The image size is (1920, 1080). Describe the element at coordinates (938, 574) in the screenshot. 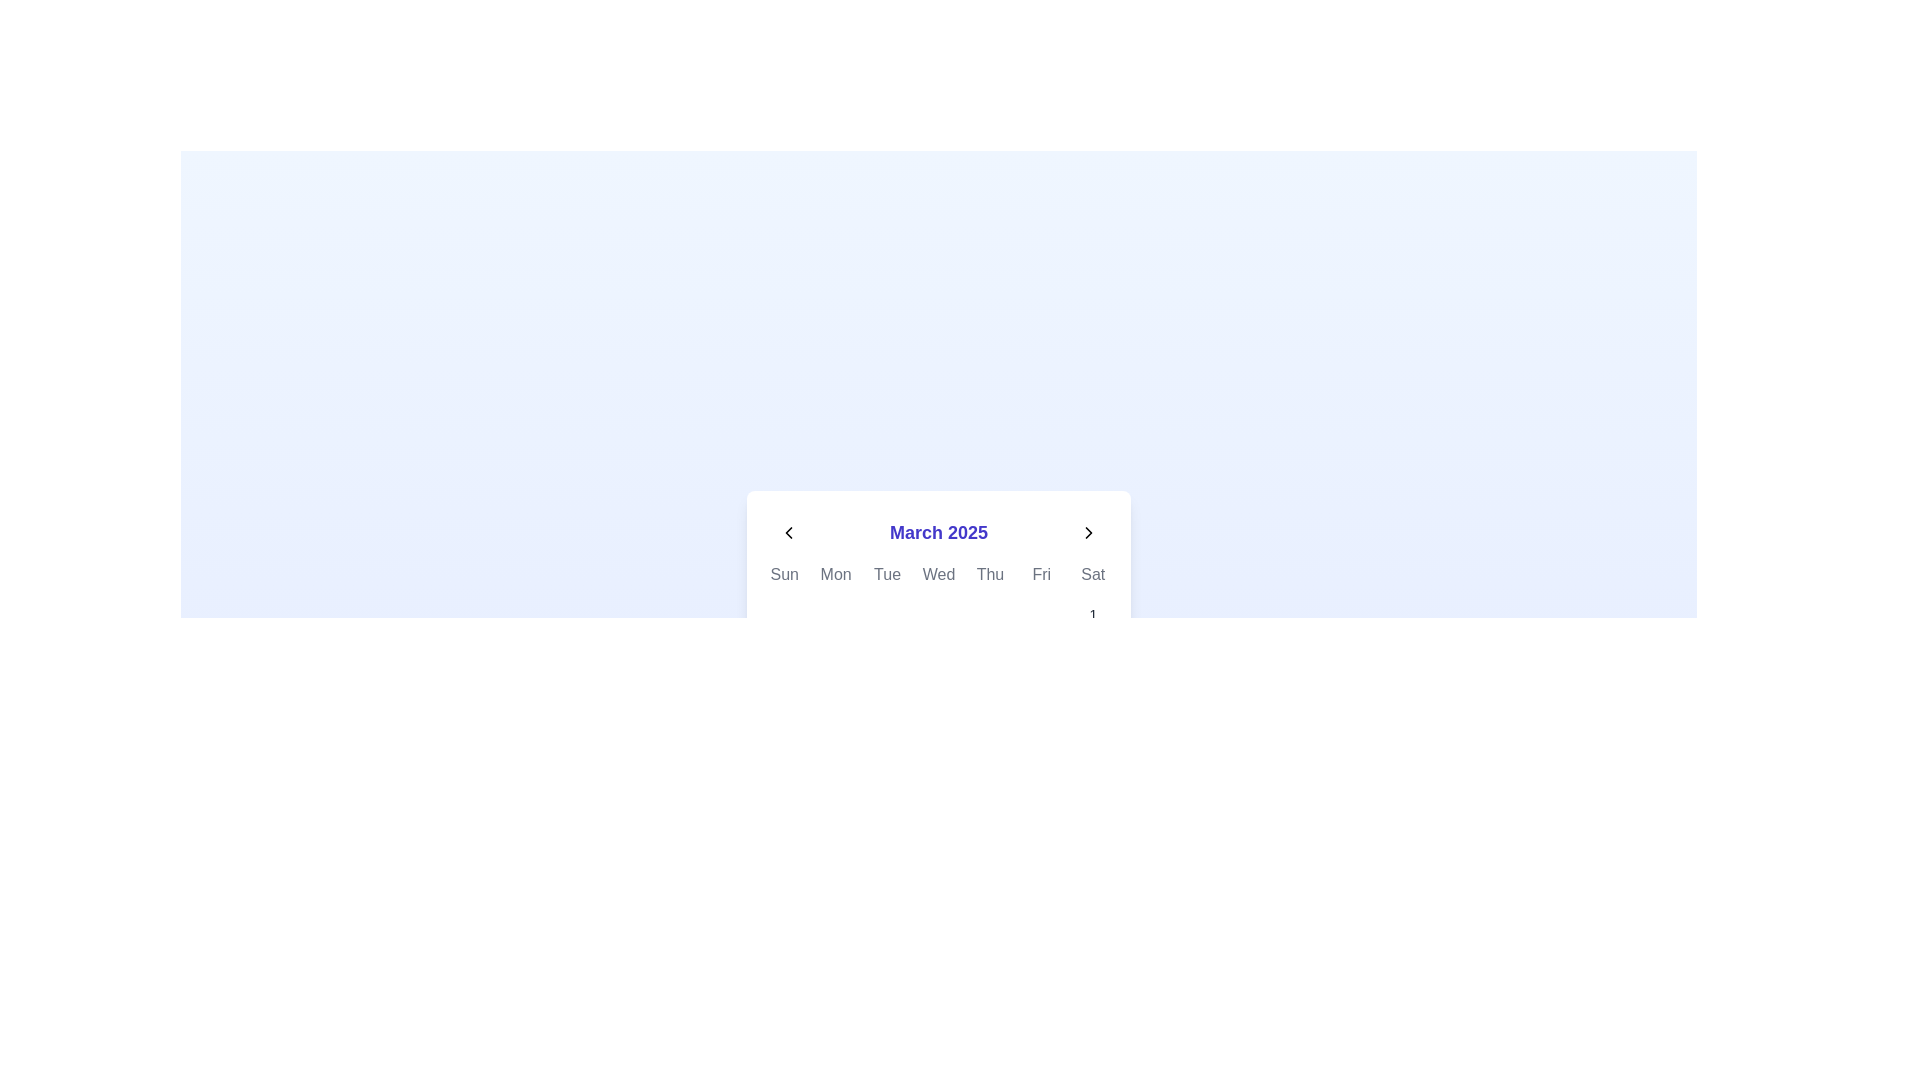

I see `the Text label indicating 'Wednesday' in the calendar view, which is positioned in the header among the day names` at that location.